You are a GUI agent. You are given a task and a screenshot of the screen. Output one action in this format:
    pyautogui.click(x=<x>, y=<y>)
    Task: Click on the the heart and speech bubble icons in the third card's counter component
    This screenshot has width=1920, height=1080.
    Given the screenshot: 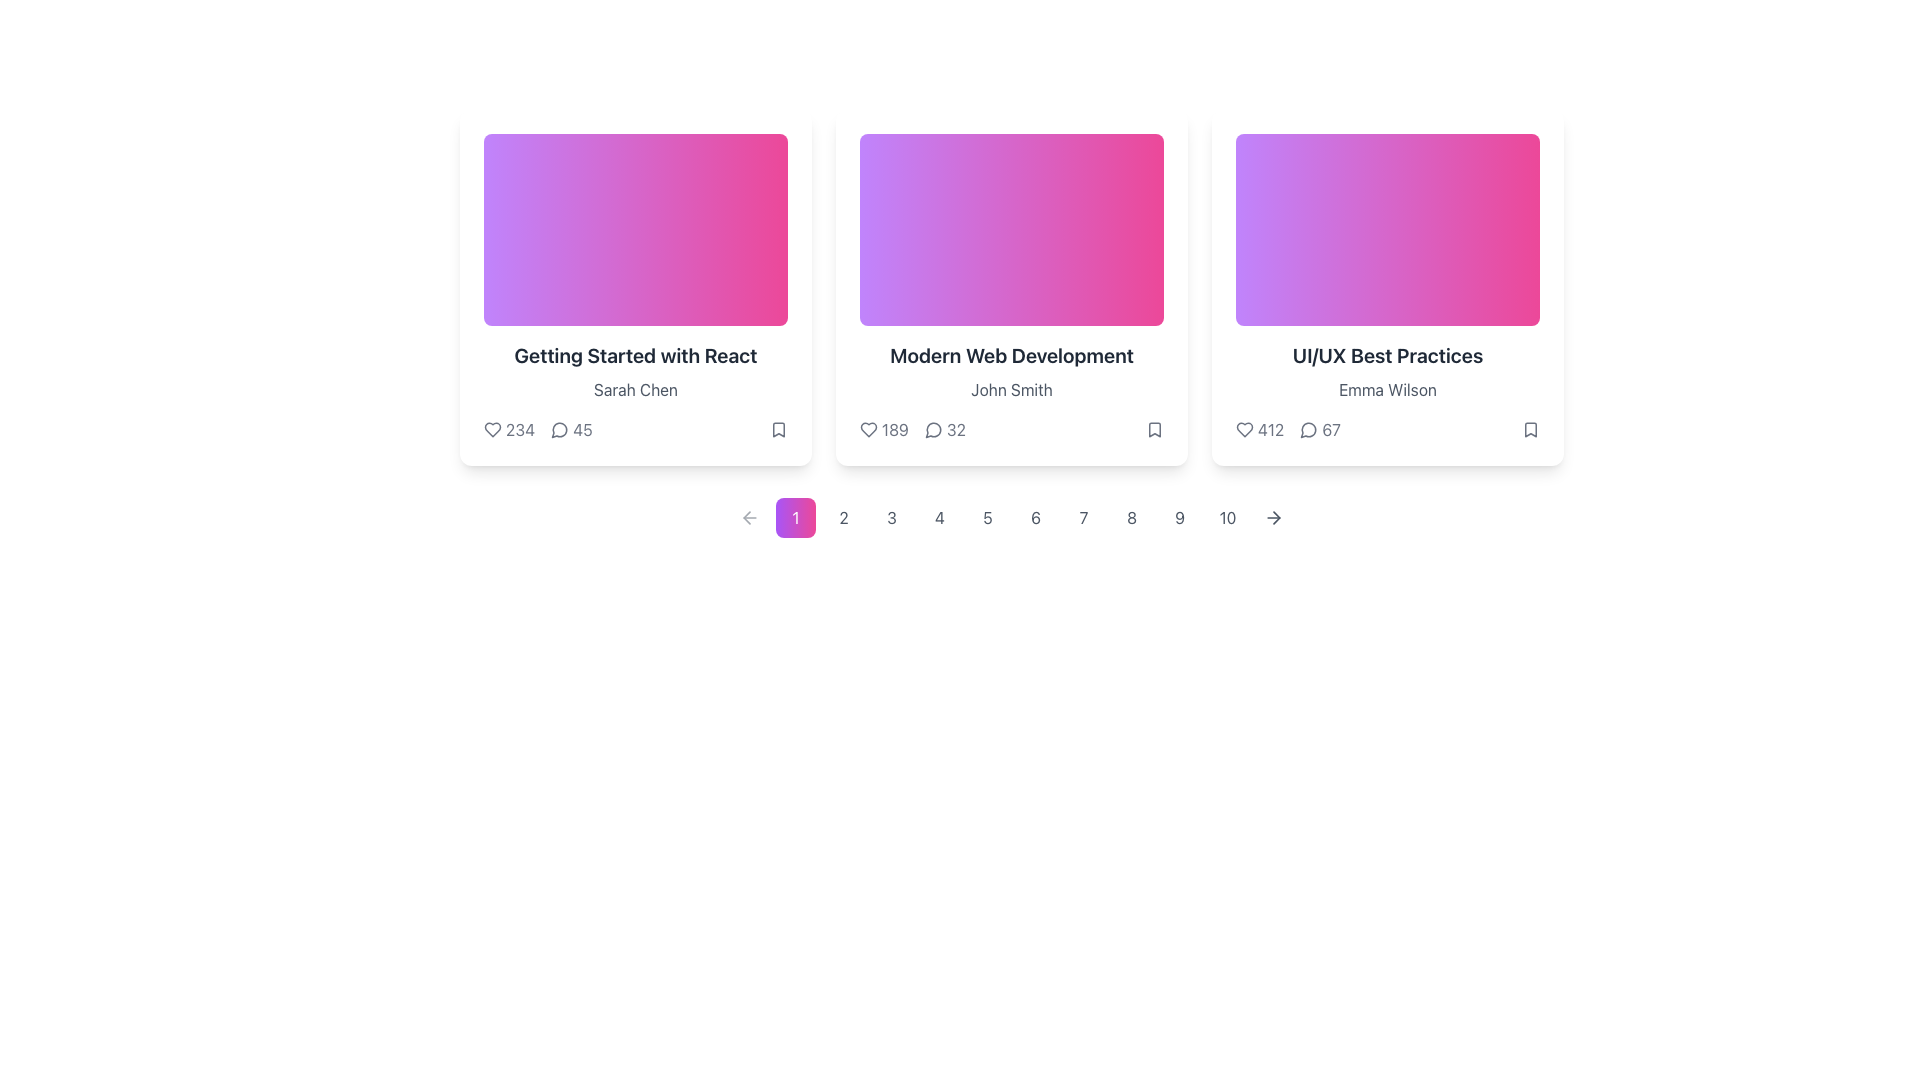 What is the action you would take?
    pyautogui.click(x=1288, y=428)
    